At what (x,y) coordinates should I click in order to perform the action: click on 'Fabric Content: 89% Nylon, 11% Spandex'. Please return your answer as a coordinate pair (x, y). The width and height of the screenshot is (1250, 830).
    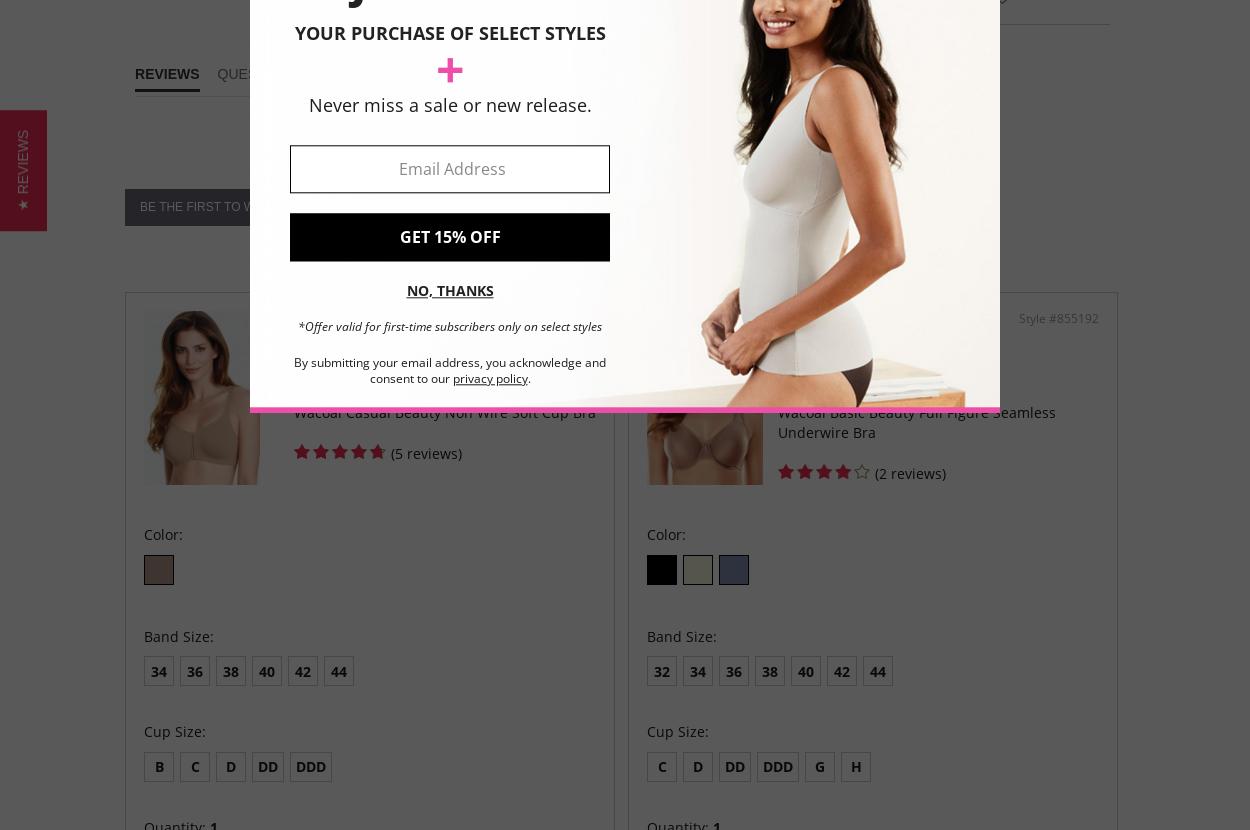
    Looking at the image, I should click on (914, 126).